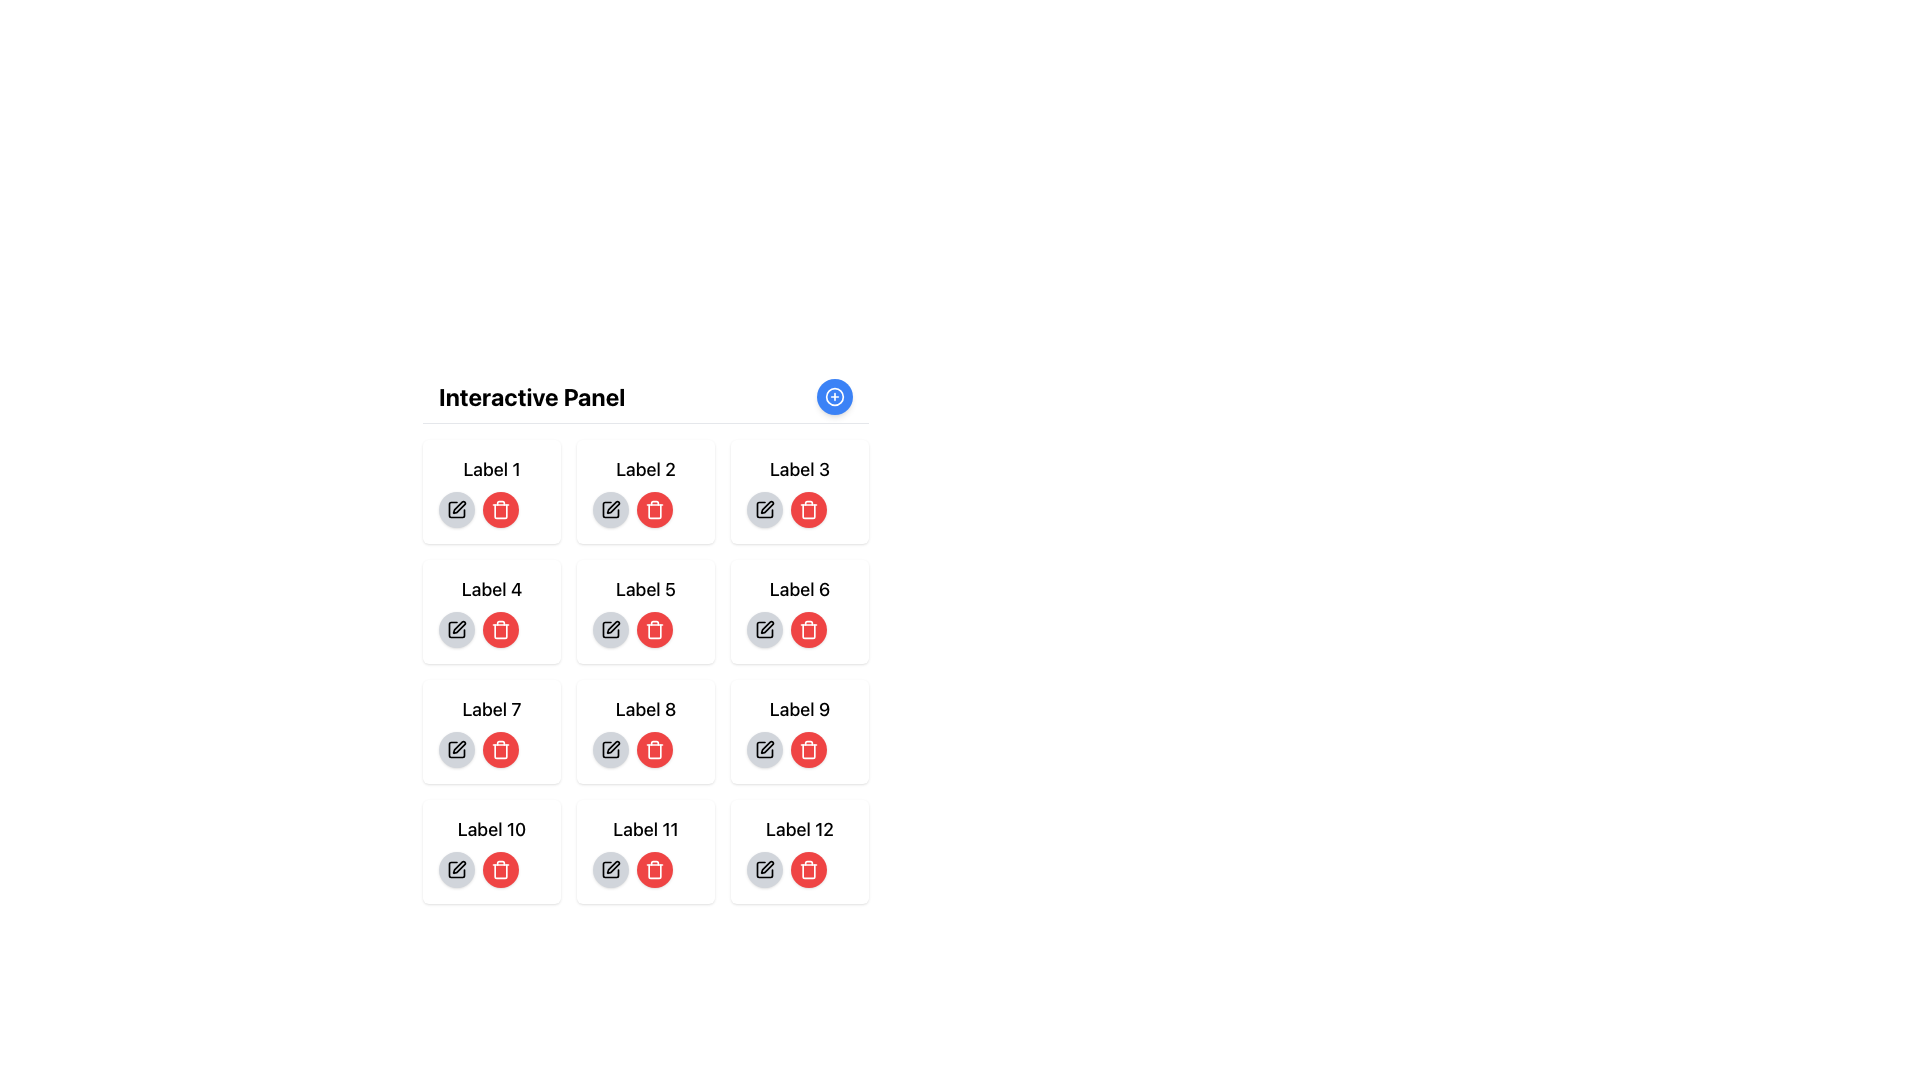  What do you see at coordinates (800, 508) in the screenshot?
I see `the button group consisting of an edit button and a delete button located in 'Label 3', positioned in the first row and third column of the grid interface` at bounding box center [800, 508].